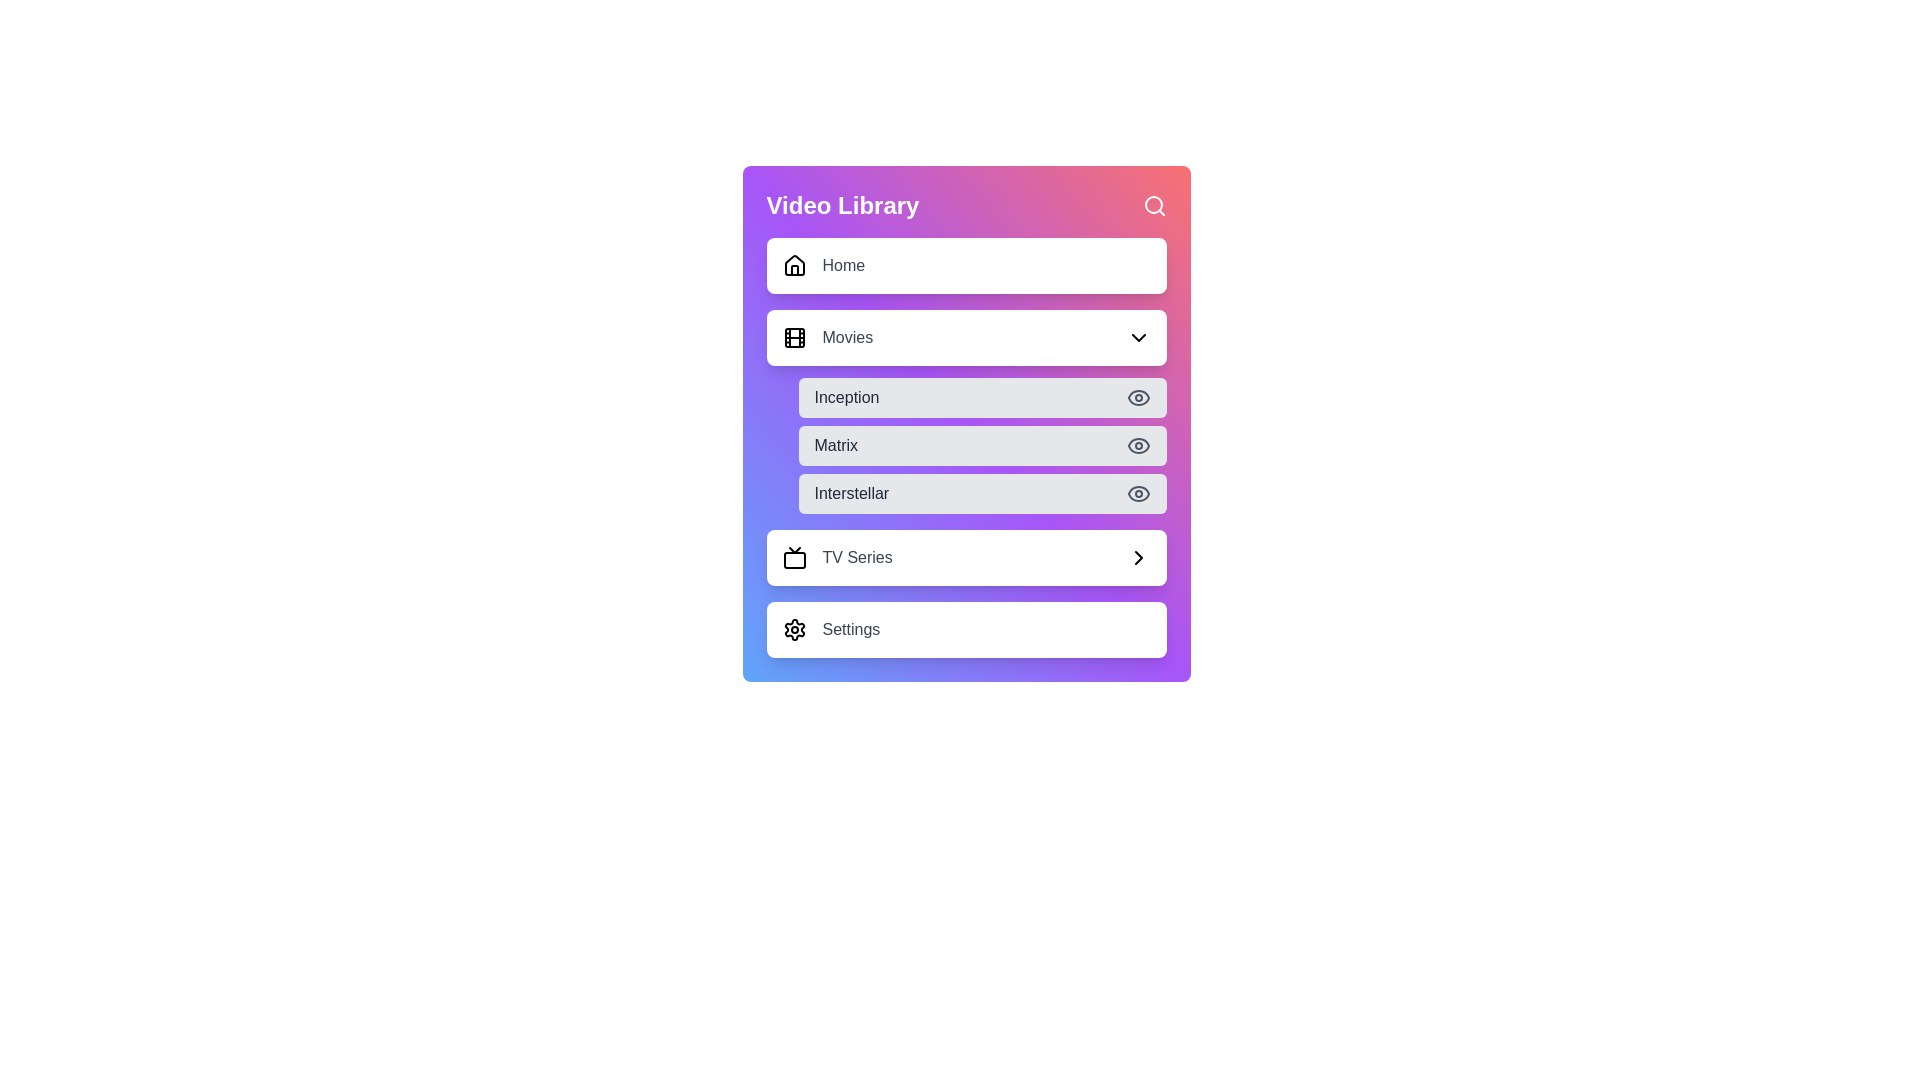 The width and height of the screenshot is (1920, 1080). What do you see at coordinates (1138, 493) in the screenshot?
I see `the visibility toggle icon located to the right of the 'Interstellar' text label in the options list of the 'Movies' section` at bounding box center [1138, 493].